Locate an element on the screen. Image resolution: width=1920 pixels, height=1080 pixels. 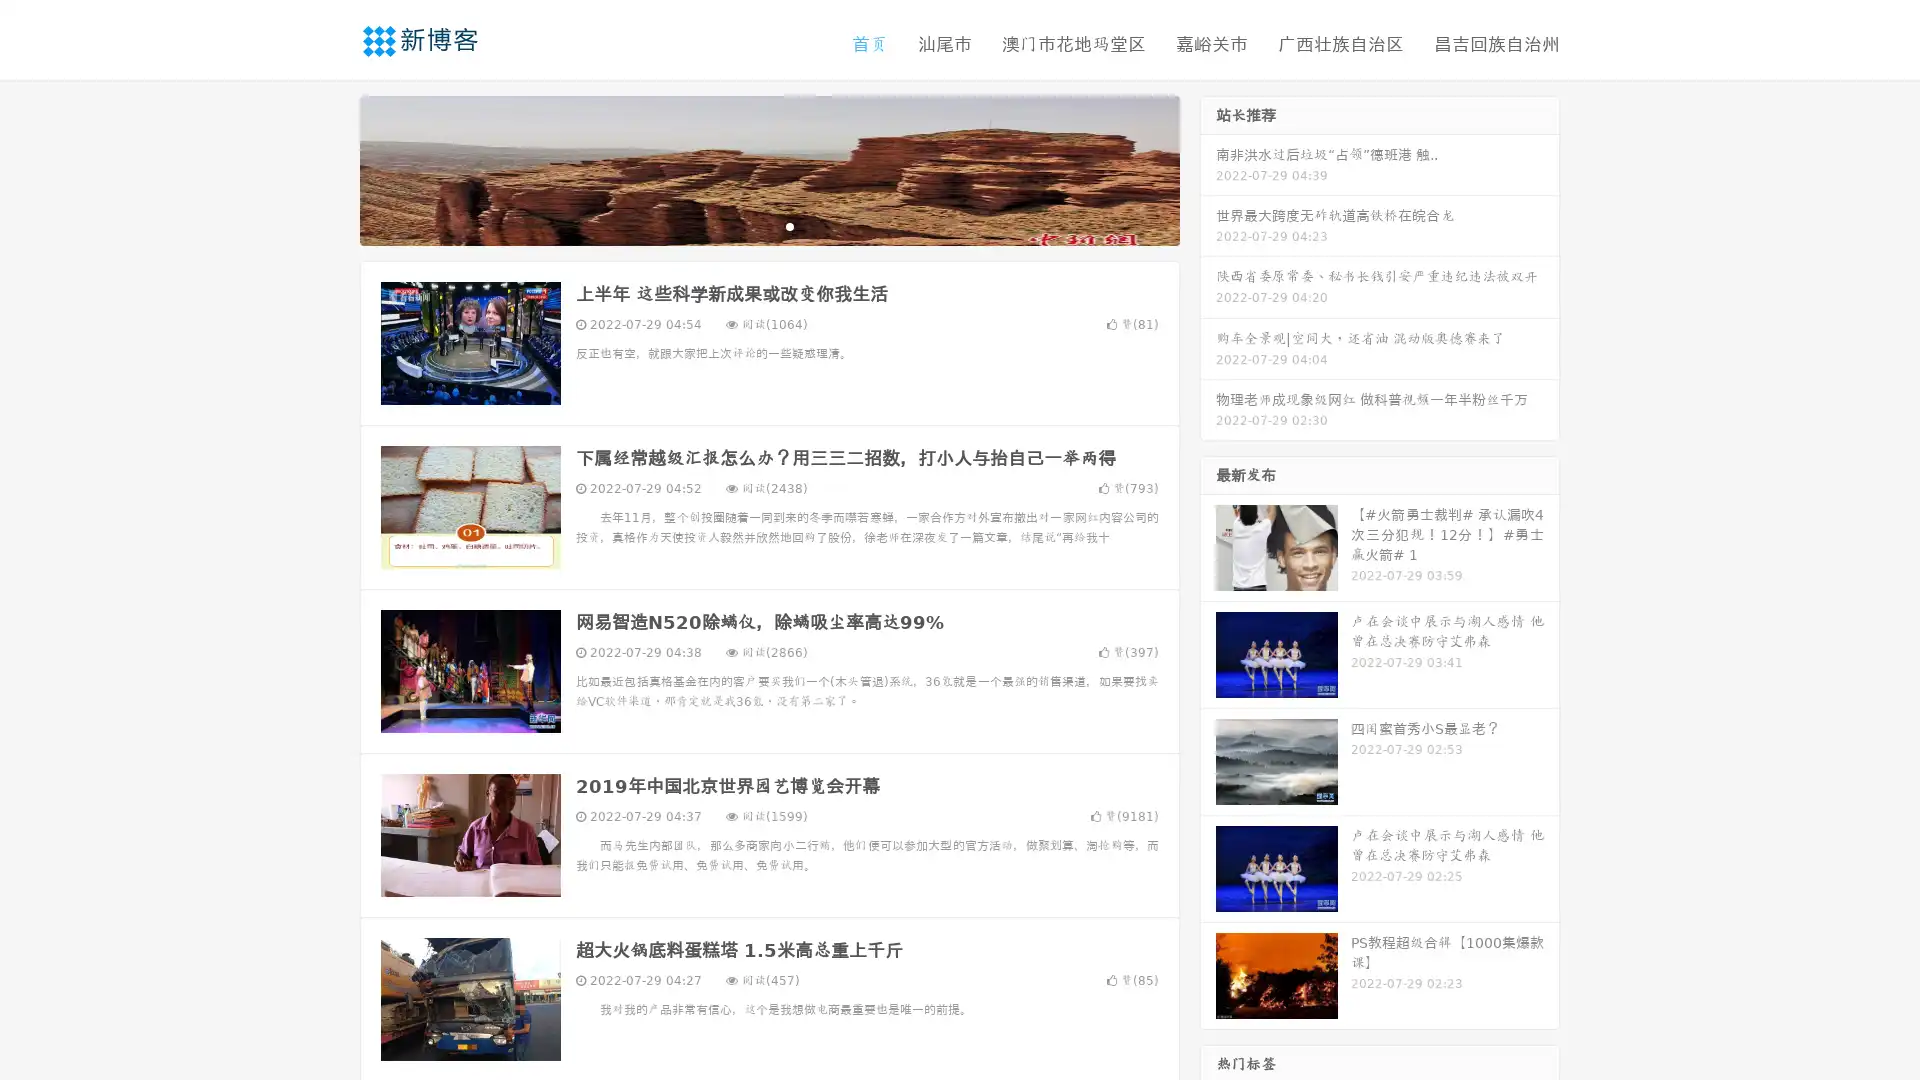
Previous slide is located at coordinates (330, 168).